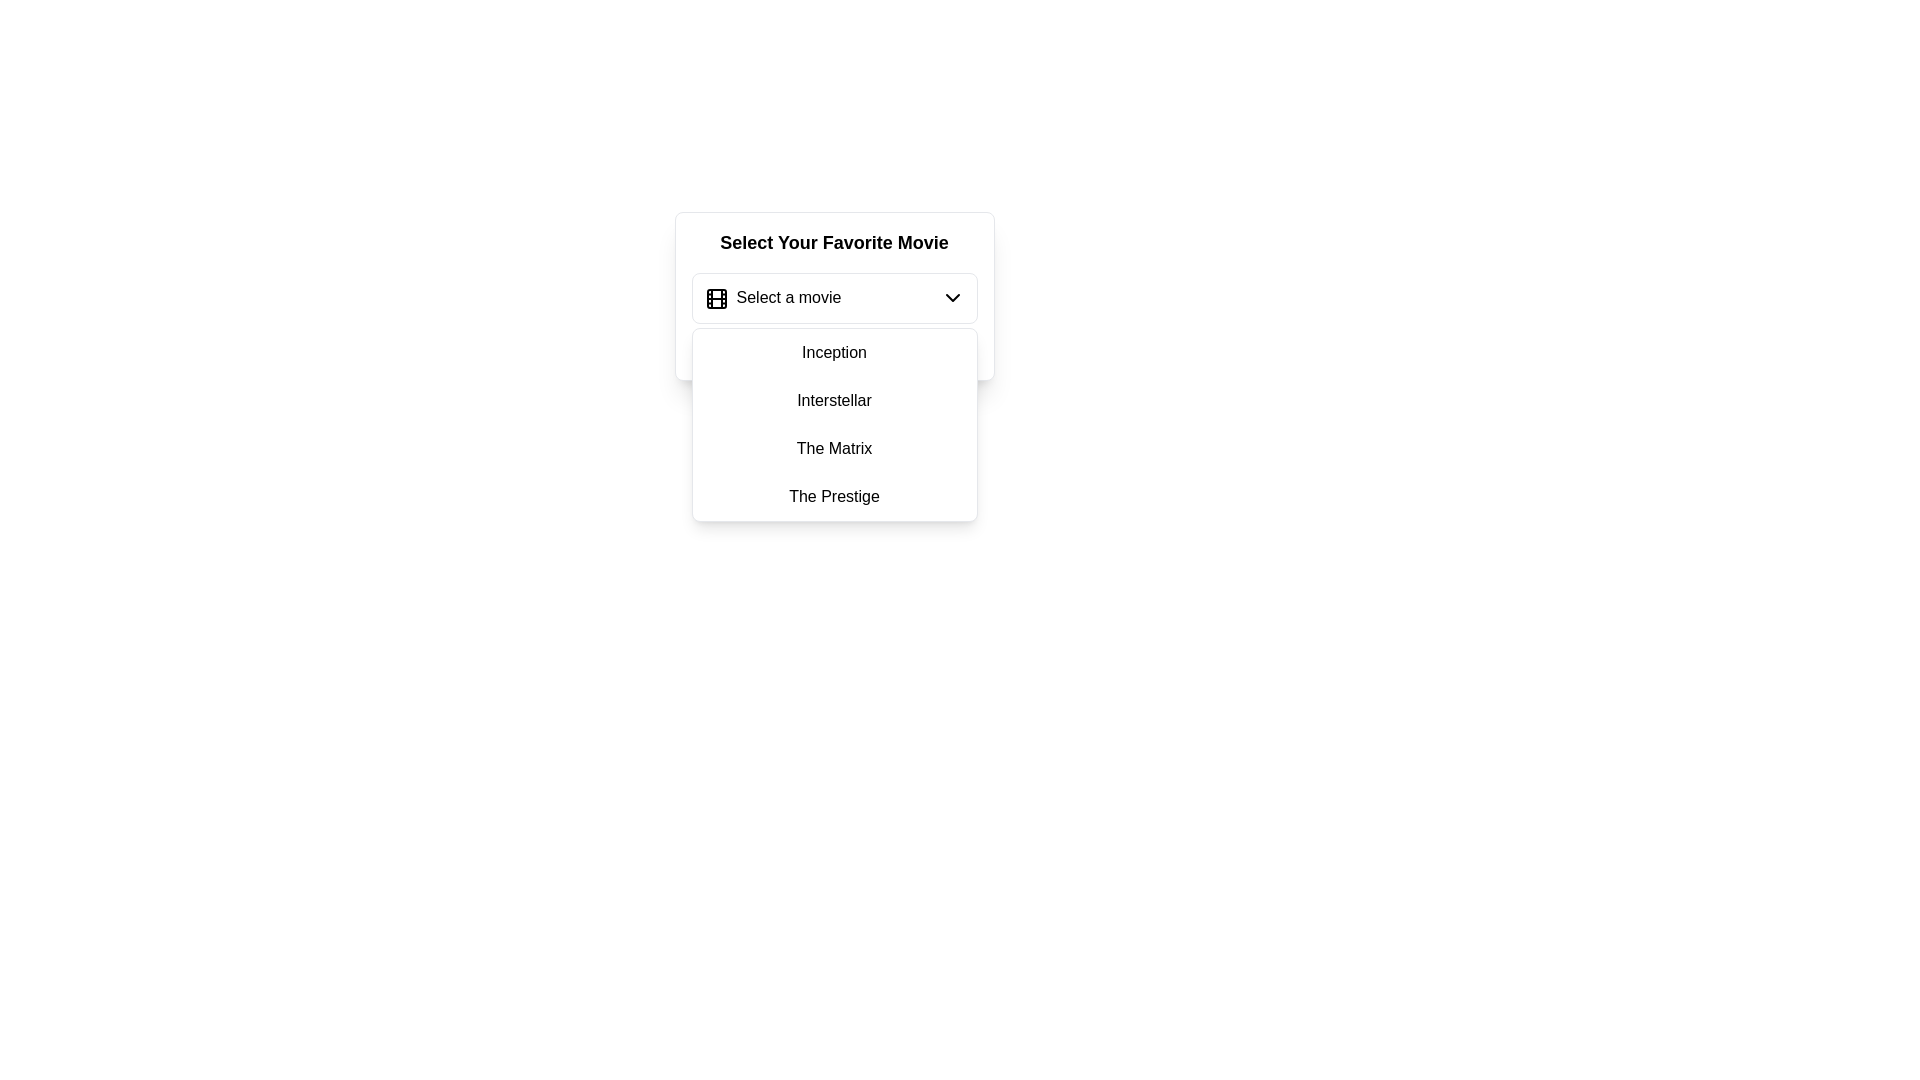  Describe the element at coordinates (834, 495) in the screenshot. I see `the 'The Prestige' text menu item in the drop-down list` at that location.